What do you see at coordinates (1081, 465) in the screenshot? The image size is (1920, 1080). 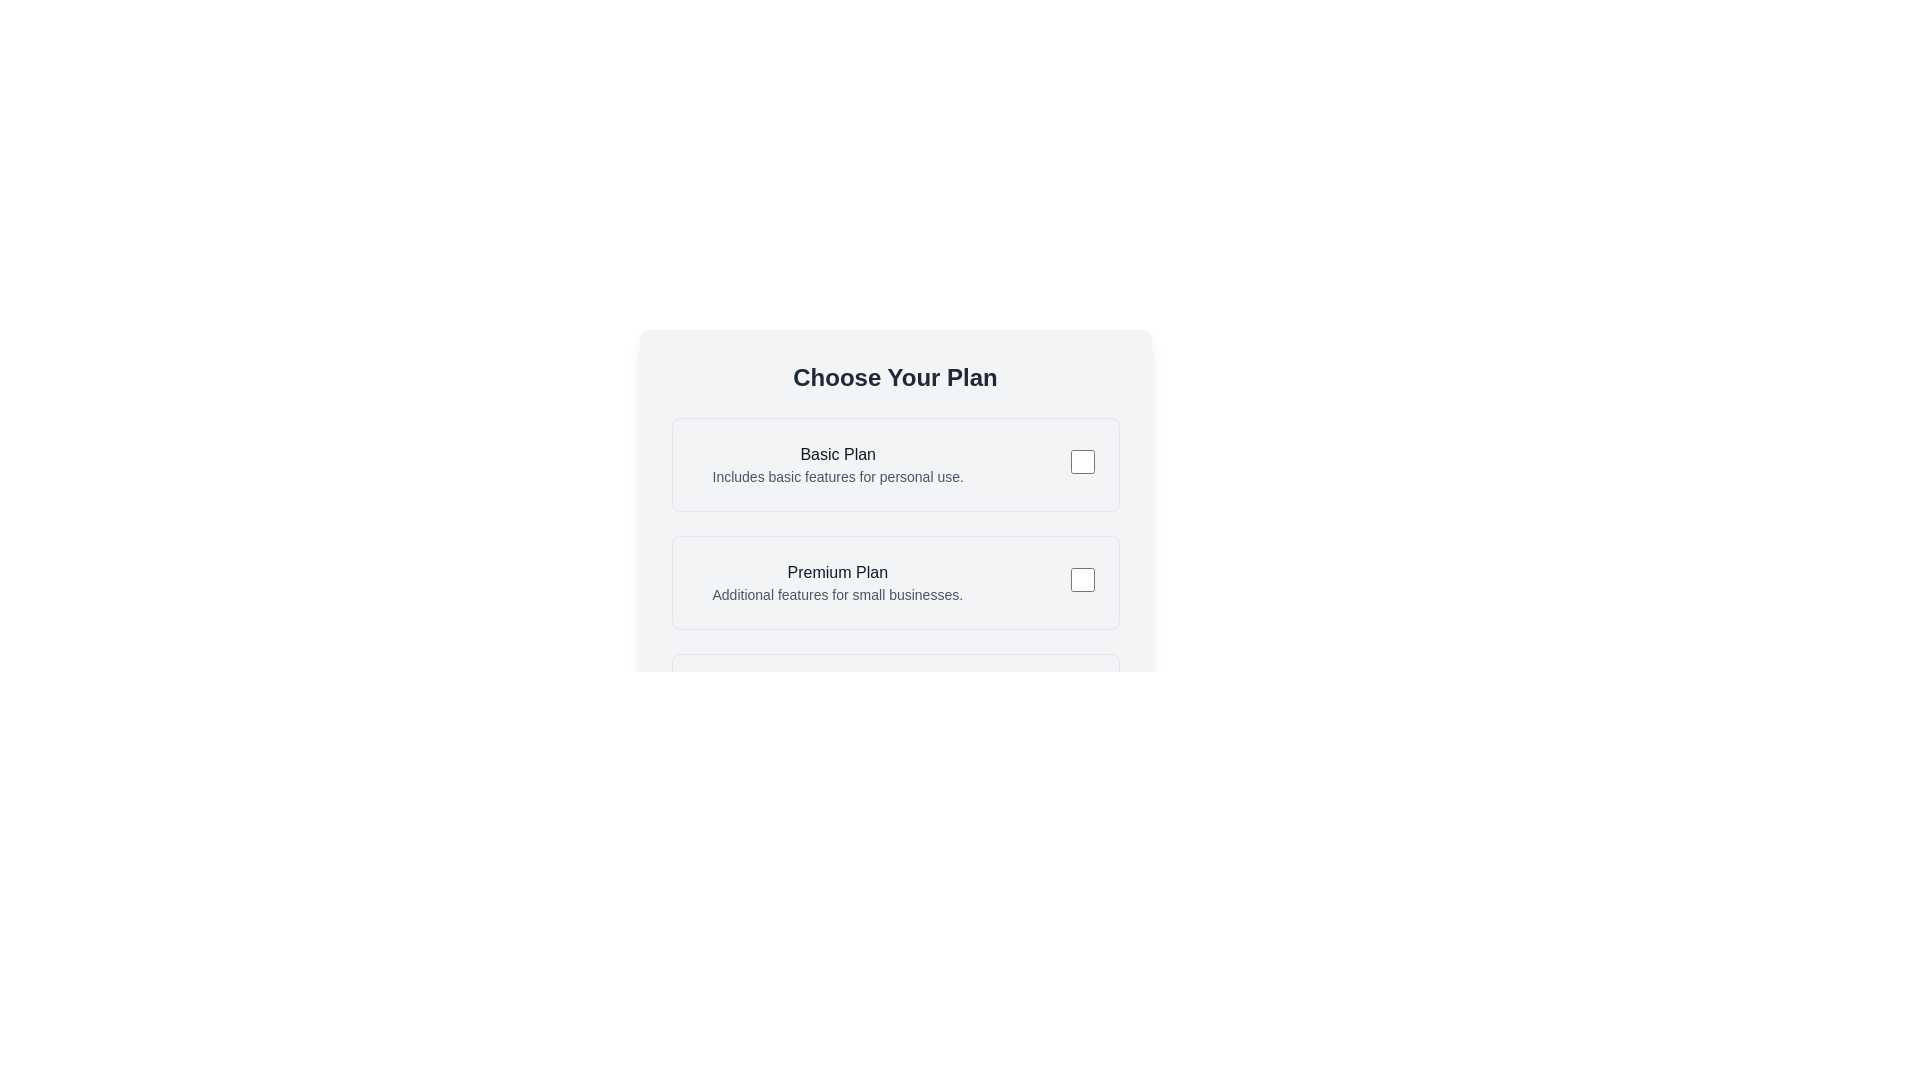 I see `the checkbox for the 'Basic Plan' option` at bounding box center [1081, 465].